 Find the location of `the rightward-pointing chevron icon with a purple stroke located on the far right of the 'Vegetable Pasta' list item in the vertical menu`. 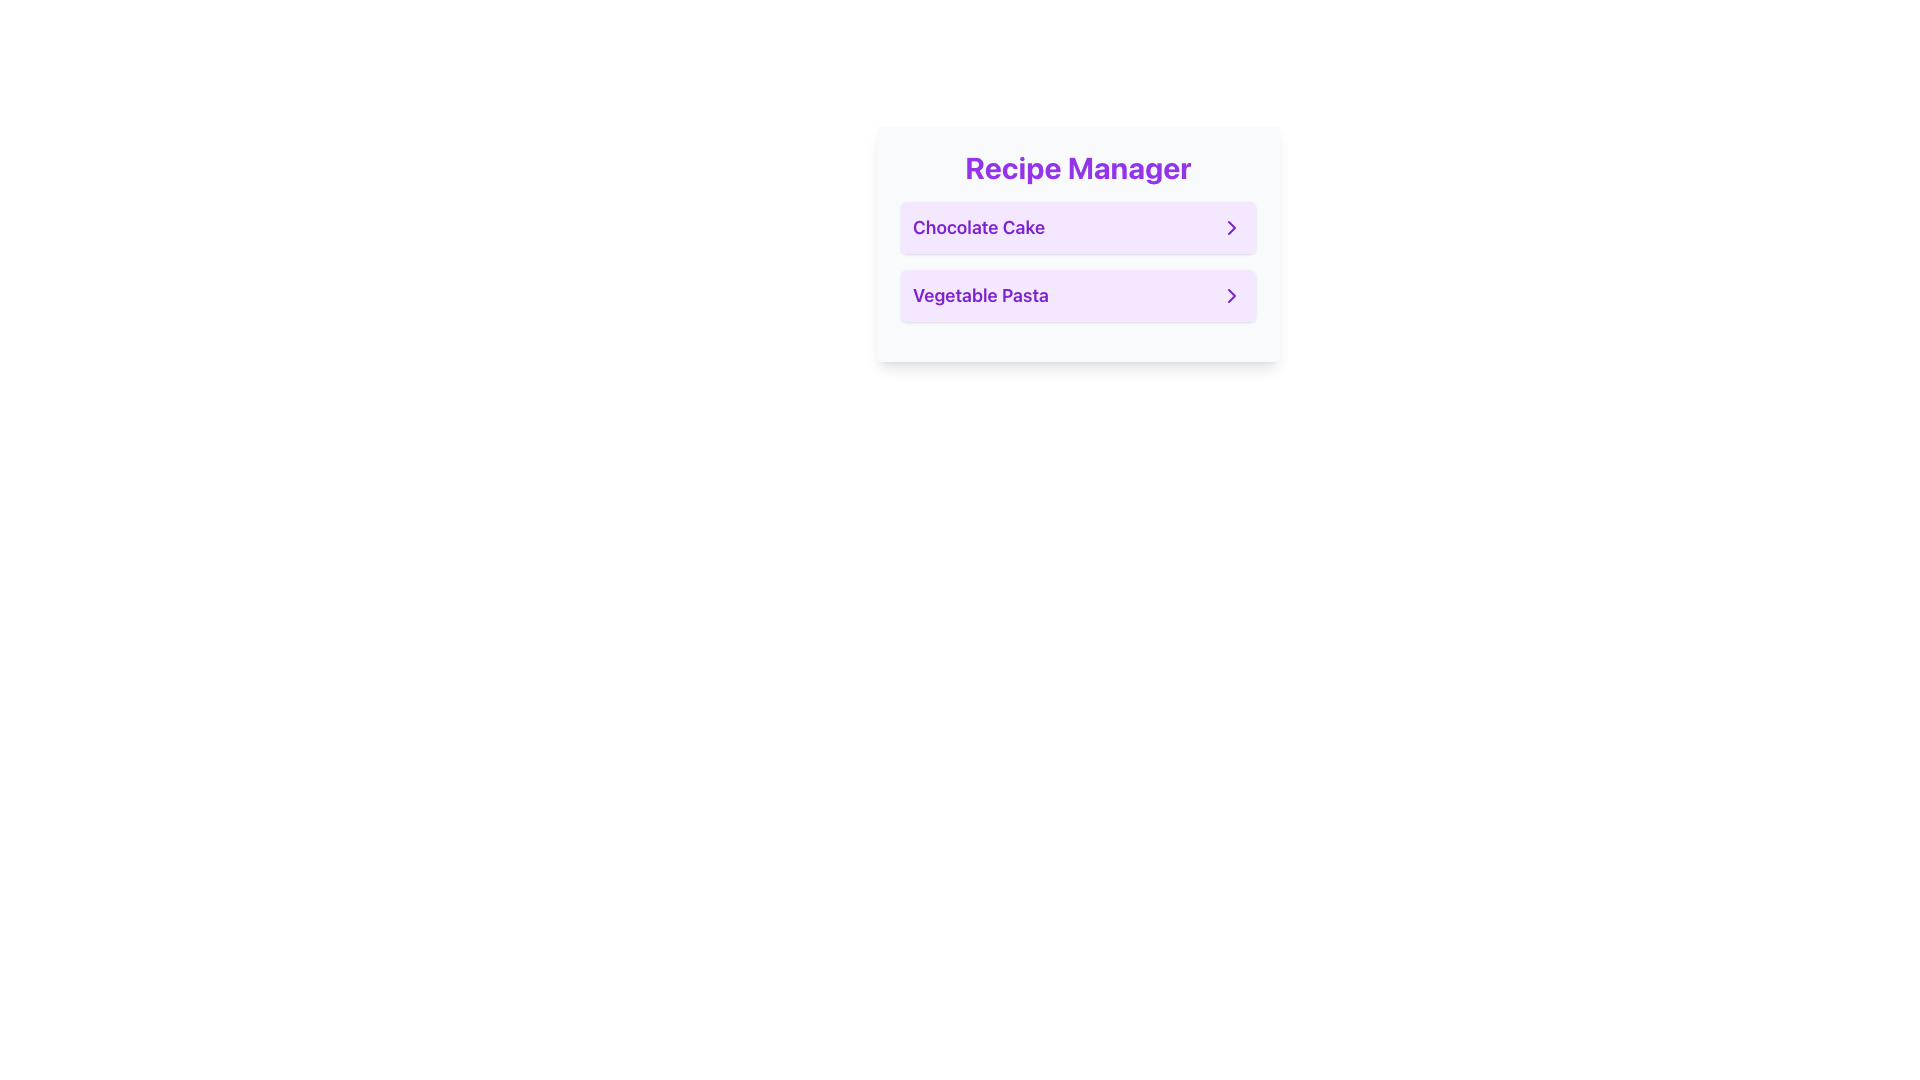

the rightward-pointing chevron icon with a purple stroke located on the far right of the 'Vegetable Pasta' list item in the vertical menu is located at coordinates (1231, 296).